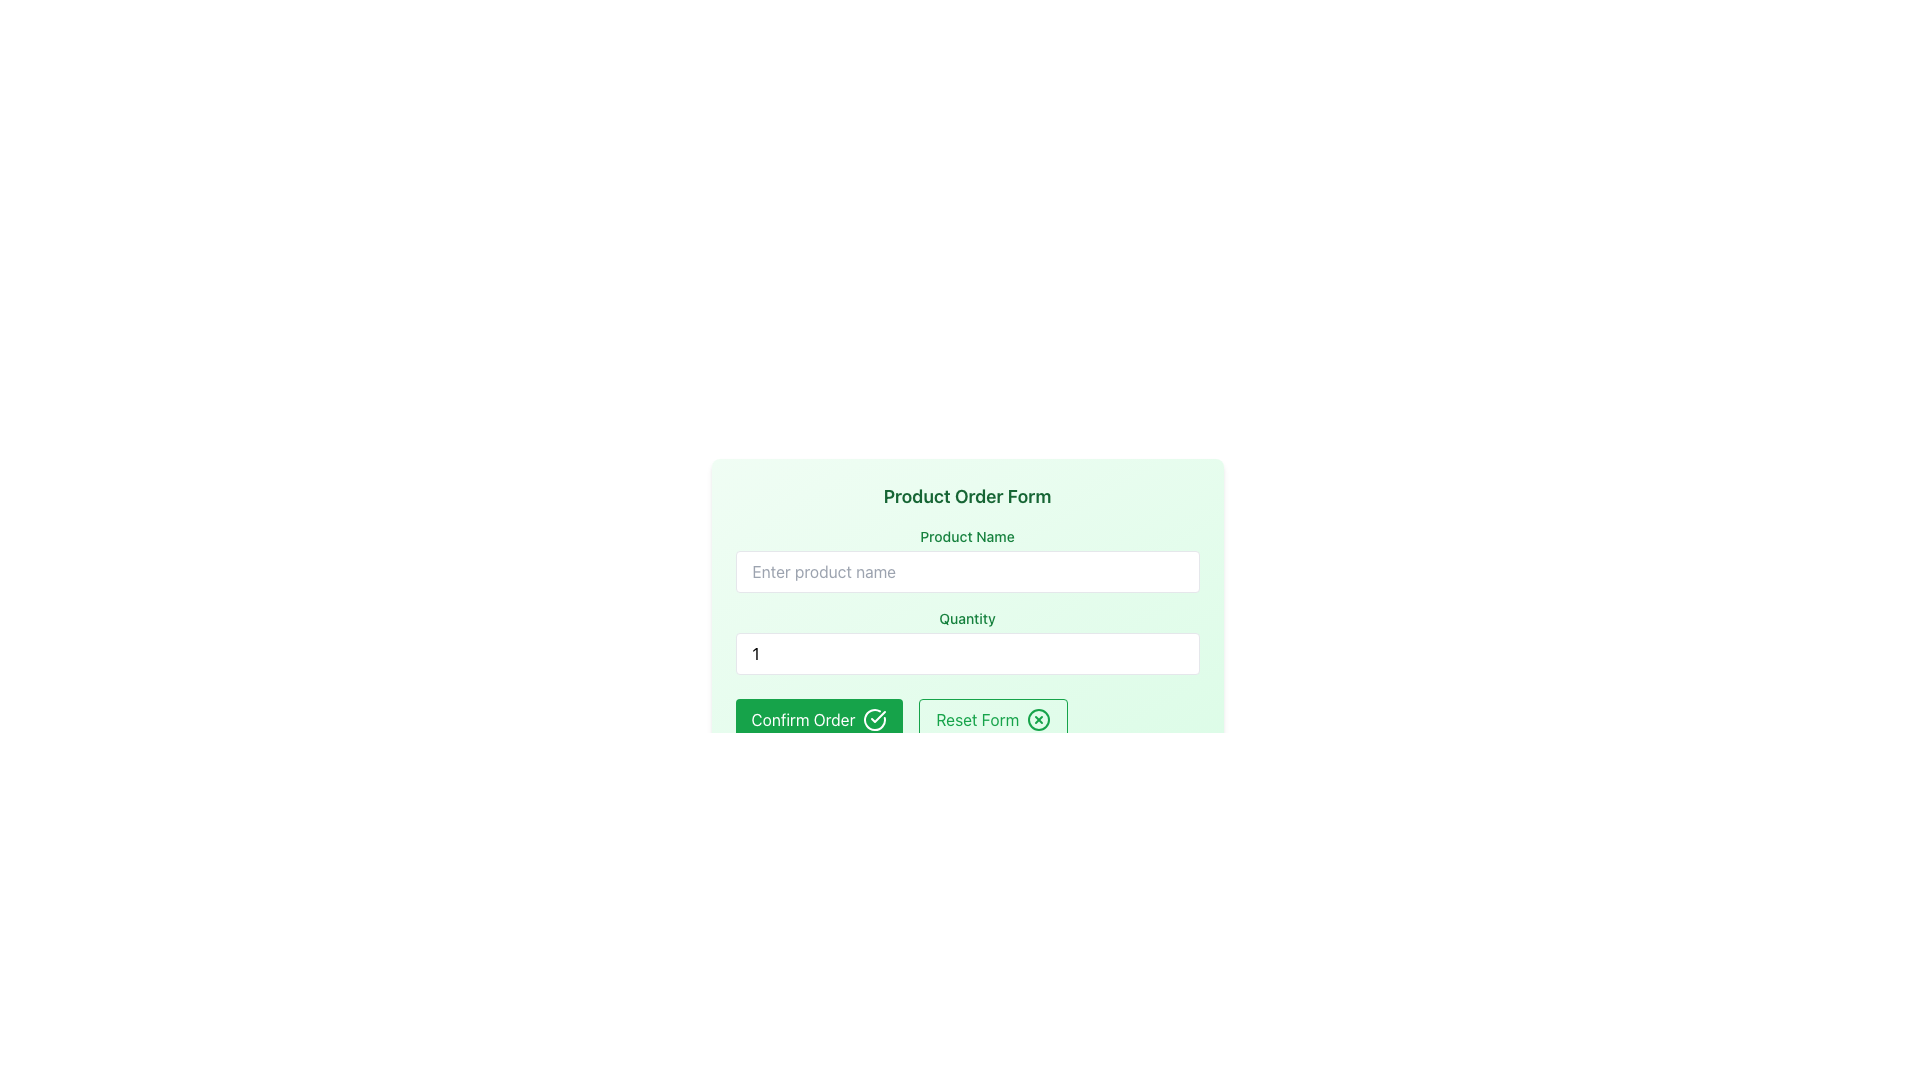 The height and width of the screenshot is (1080, 1920). What do you see at coordinates (875, 720) in the screenshot?
I see `the circular green icon with a checkmark inside, located on the right side of the 'Confirm Order' button, adjacent to the text label 'Confirm Order'` at bounding box center [875, 720].